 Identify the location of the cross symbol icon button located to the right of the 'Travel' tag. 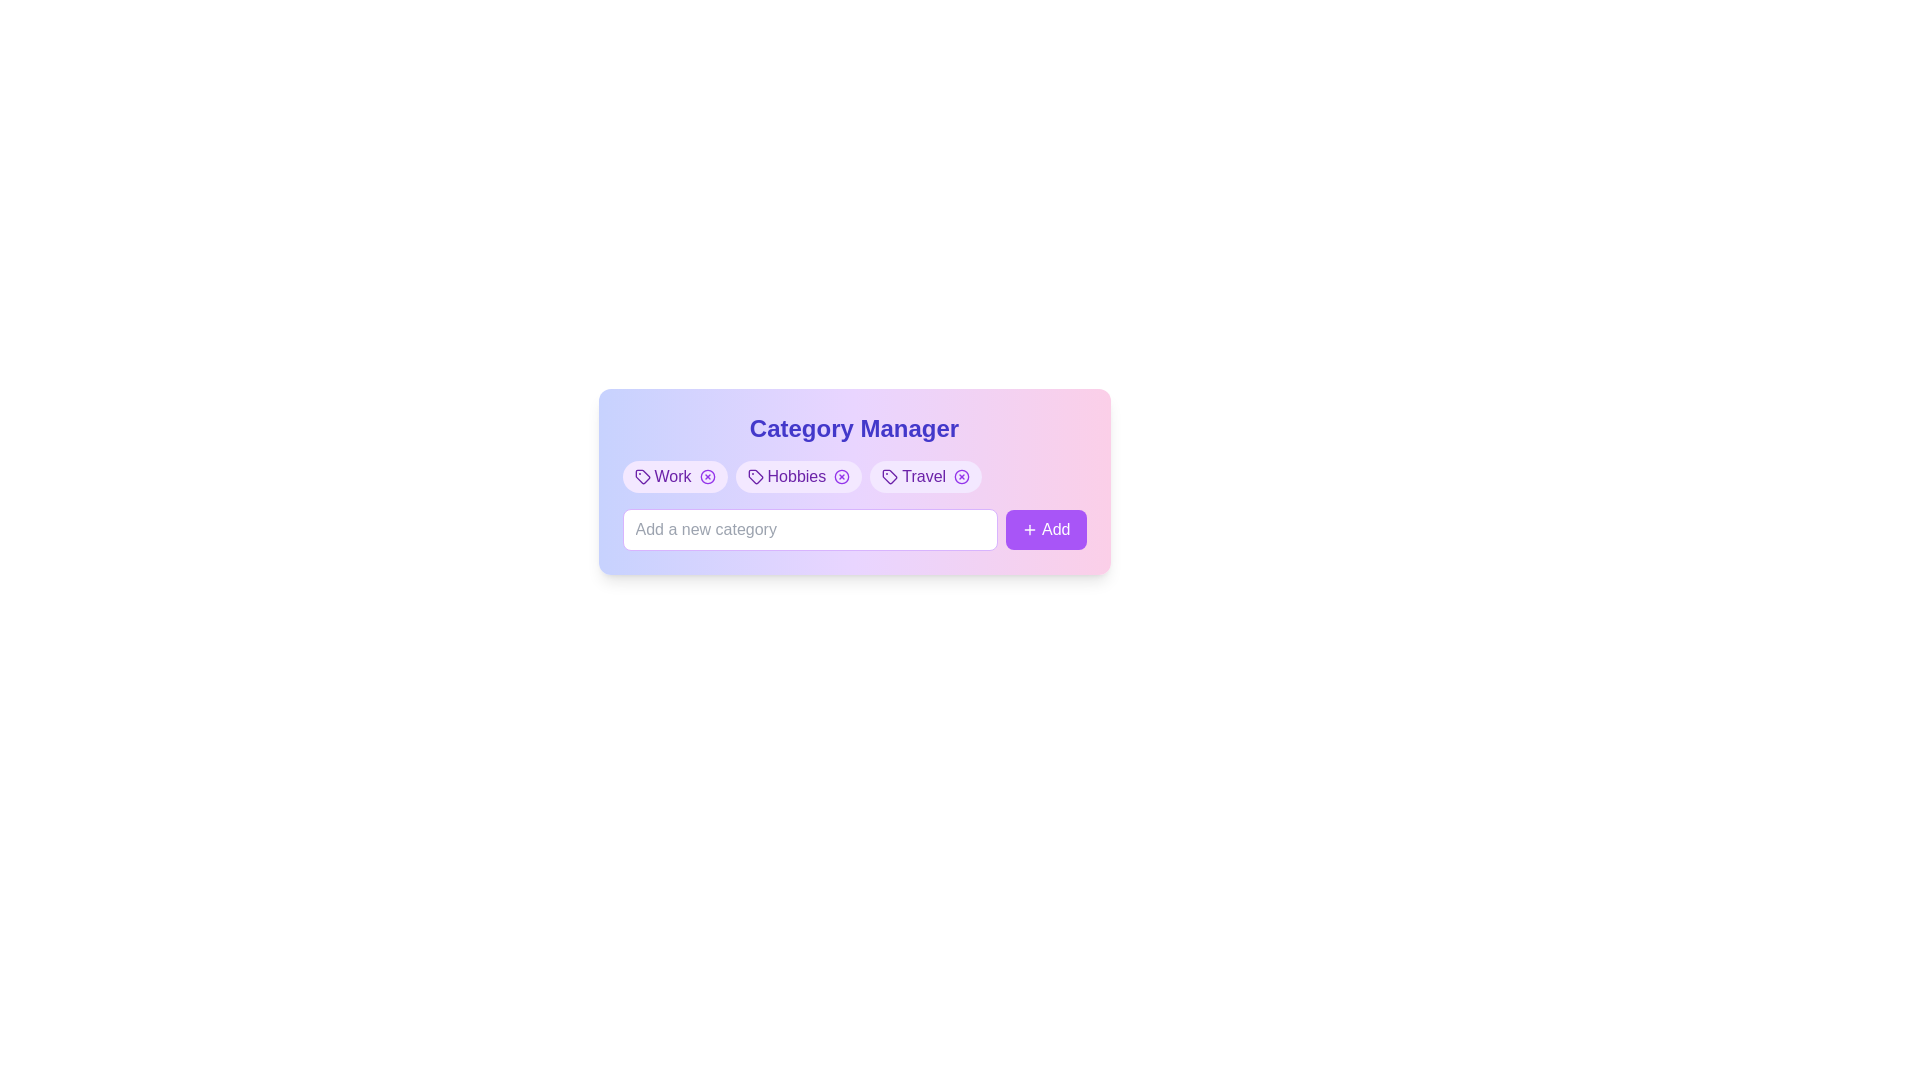
(962, 477).